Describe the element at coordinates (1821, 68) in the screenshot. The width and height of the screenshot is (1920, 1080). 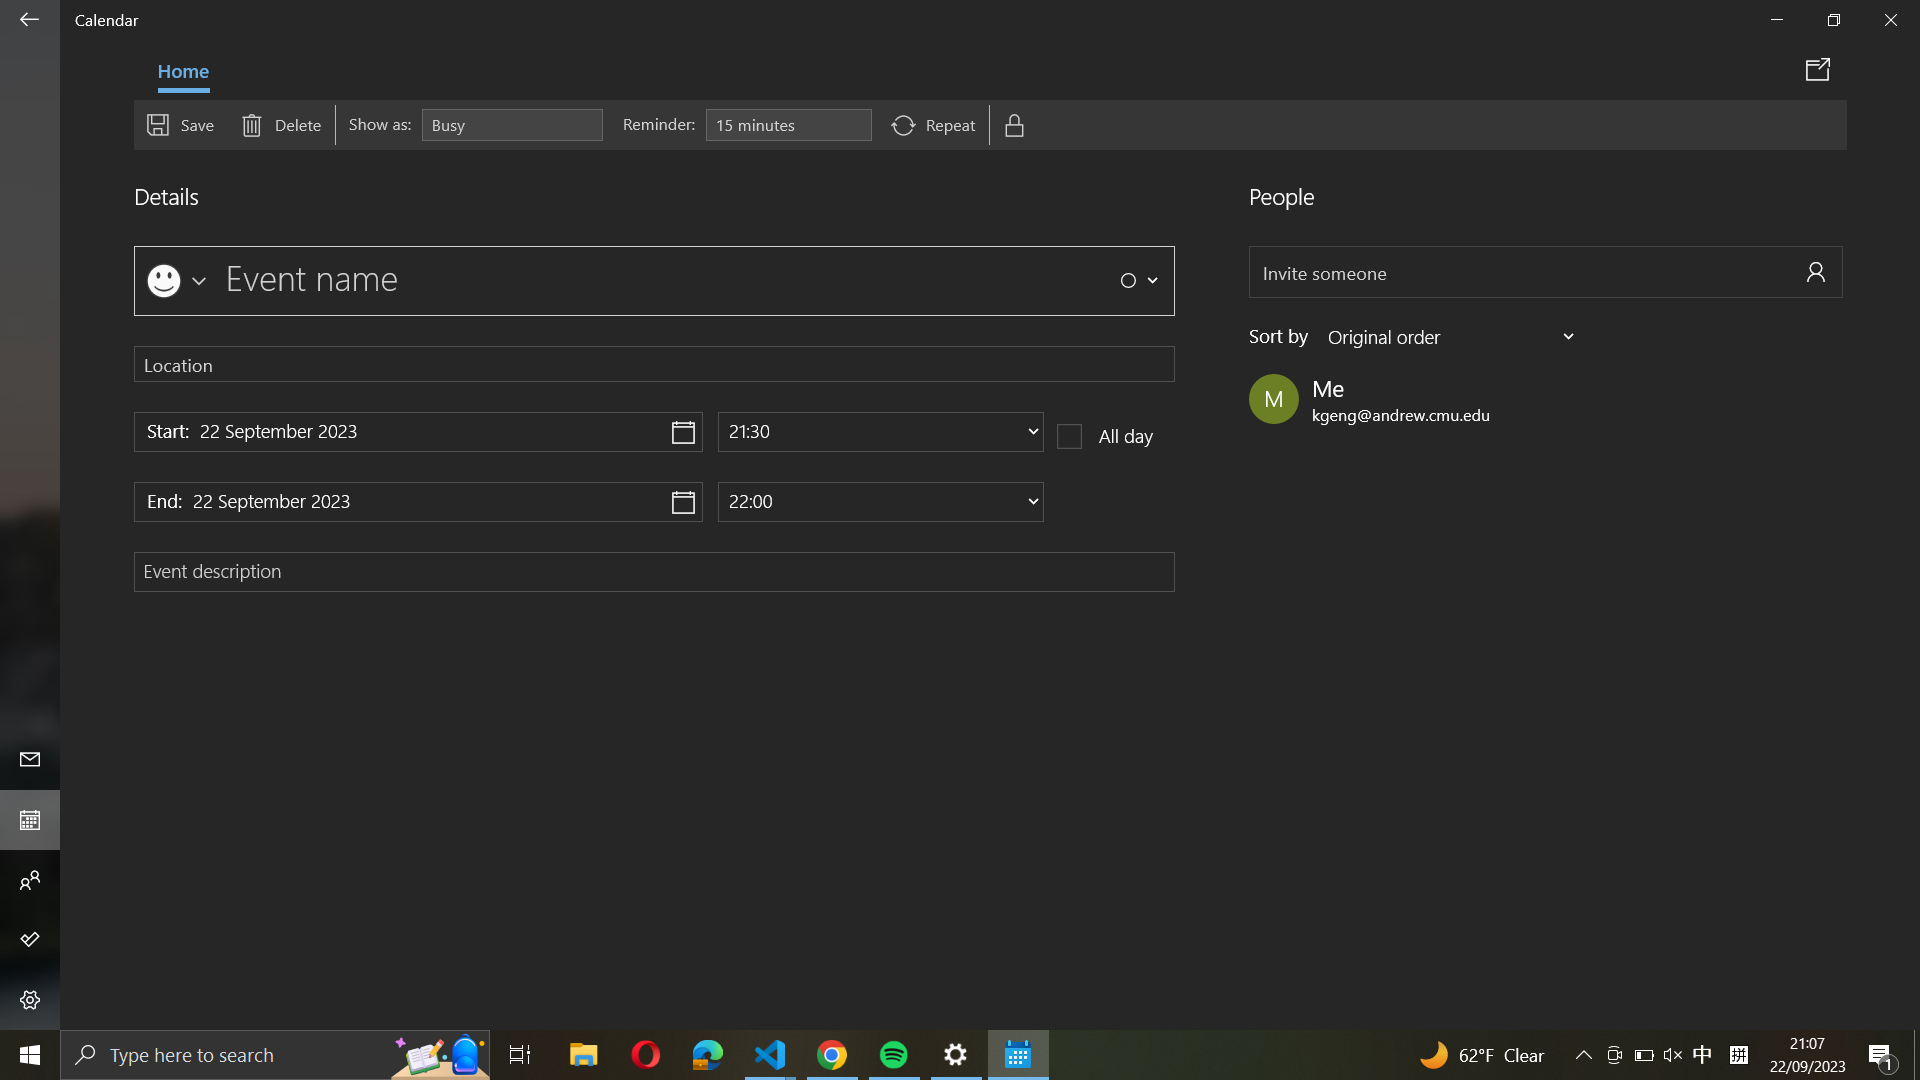
I see `Provide event information via email system` at that location.